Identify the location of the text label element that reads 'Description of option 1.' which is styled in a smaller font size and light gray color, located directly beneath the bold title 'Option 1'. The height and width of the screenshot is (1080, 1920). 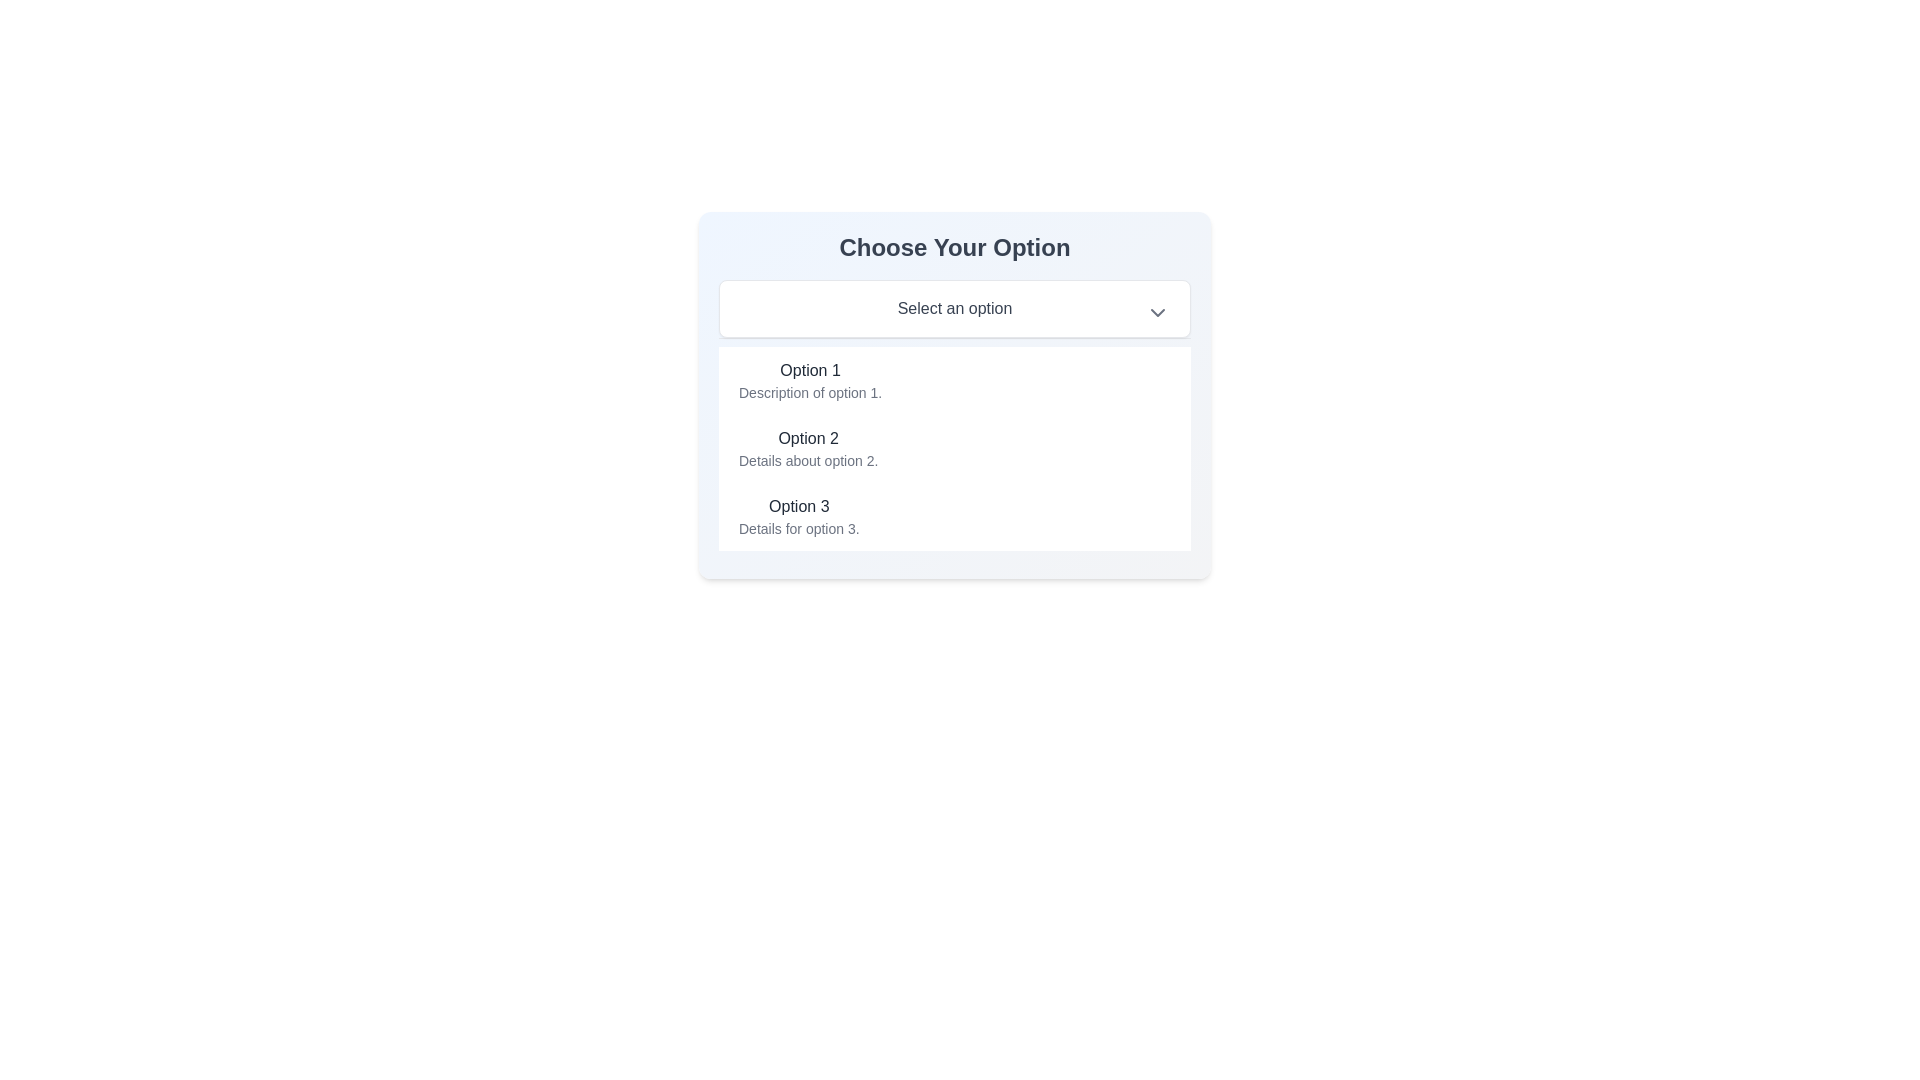
(810, 393).